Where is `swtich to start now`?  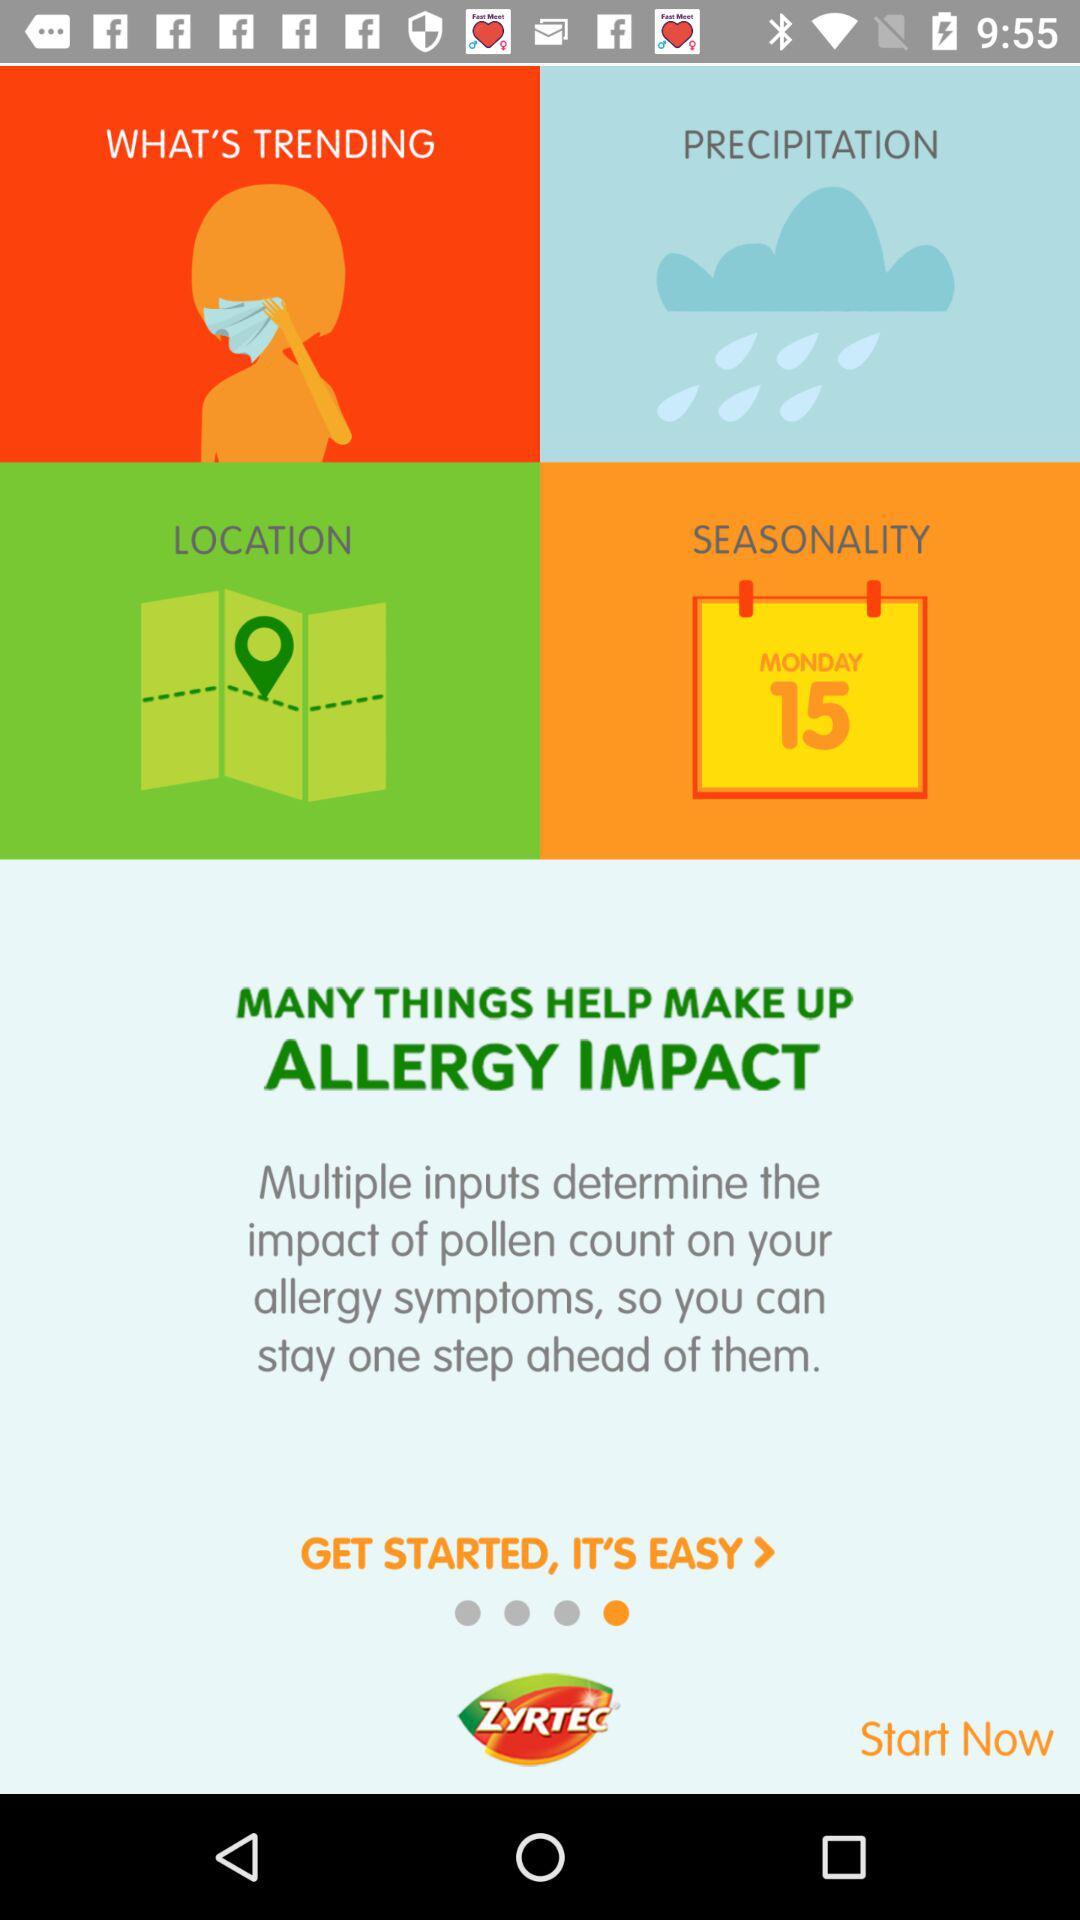
swtich to start now is located at coordinates (882, 1727).